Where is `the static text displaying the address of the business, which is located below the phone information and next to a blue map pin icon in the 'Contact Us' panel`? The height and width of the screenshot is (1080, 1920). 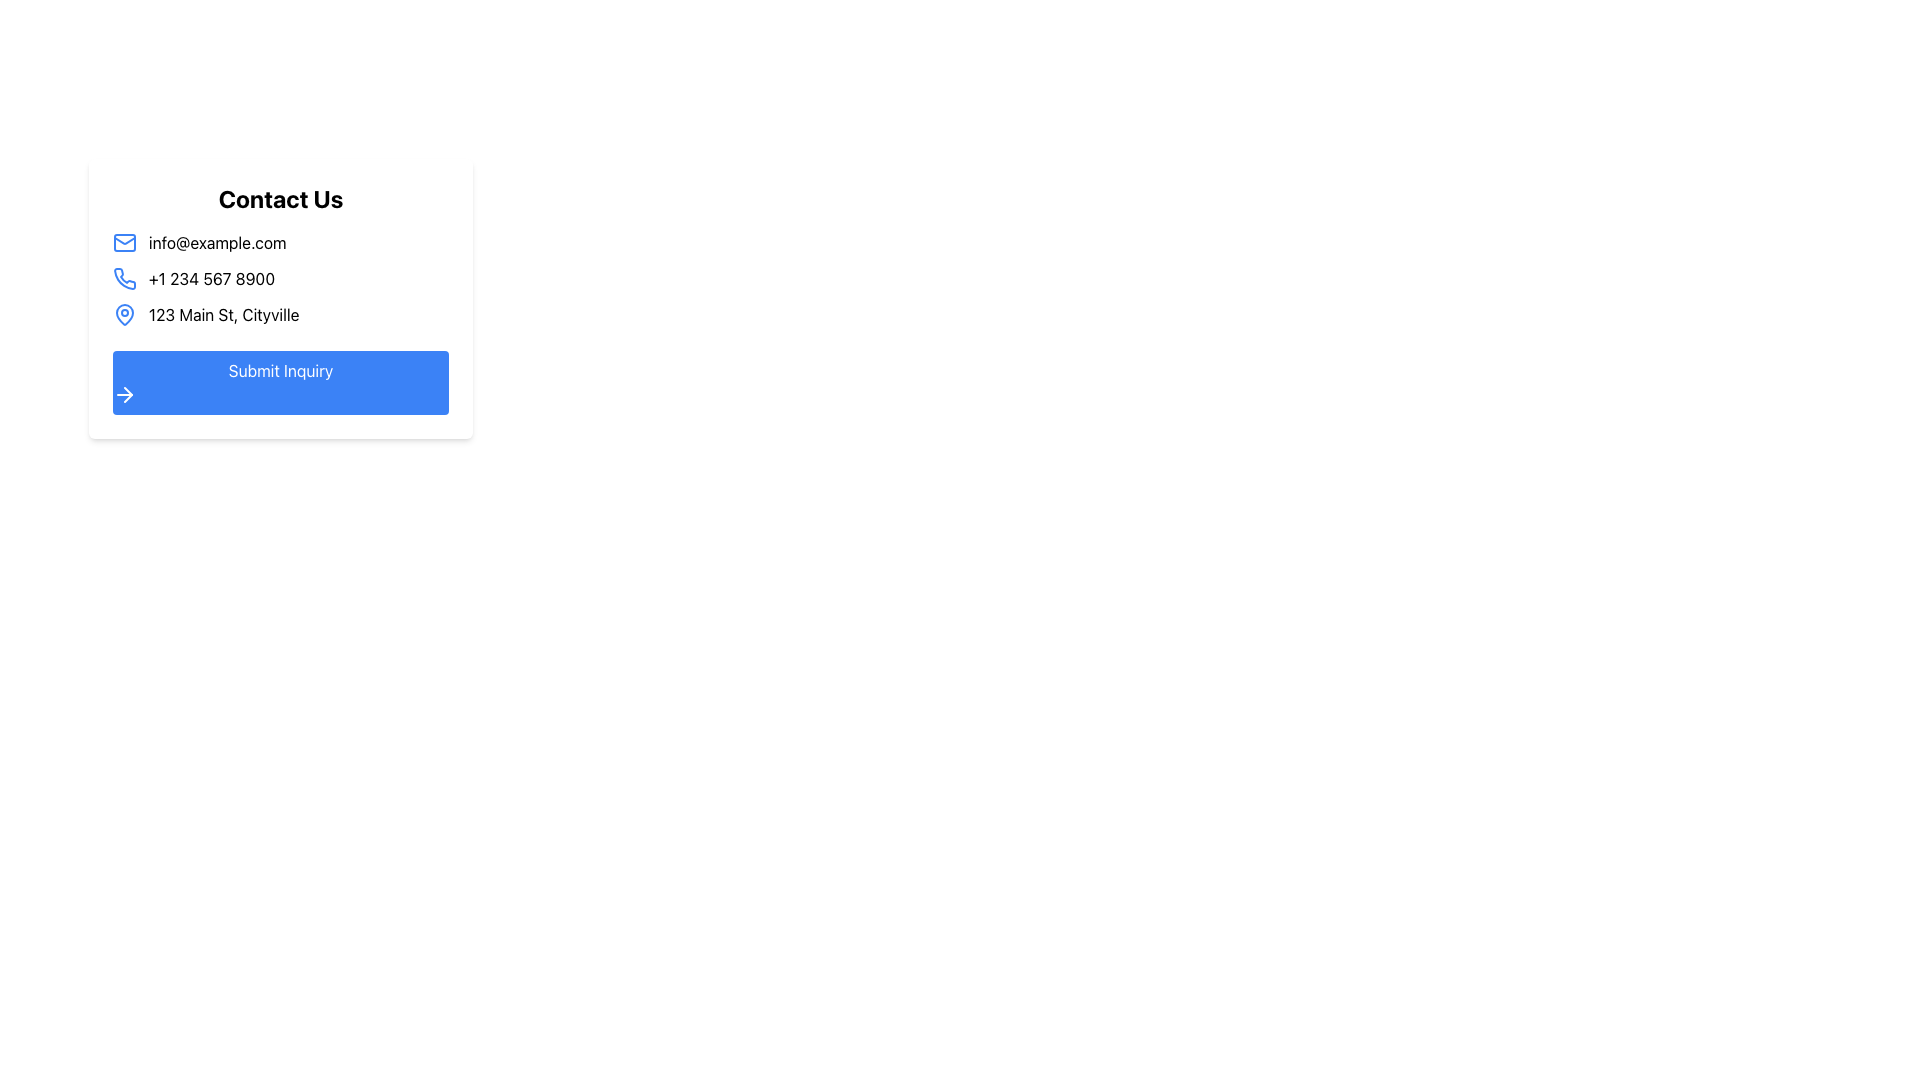 the static text displaying the address of the business, which is located below the phone information and next to a blue map pin icon in the 'Contact Us' panel is located at coordinates (224, 315).